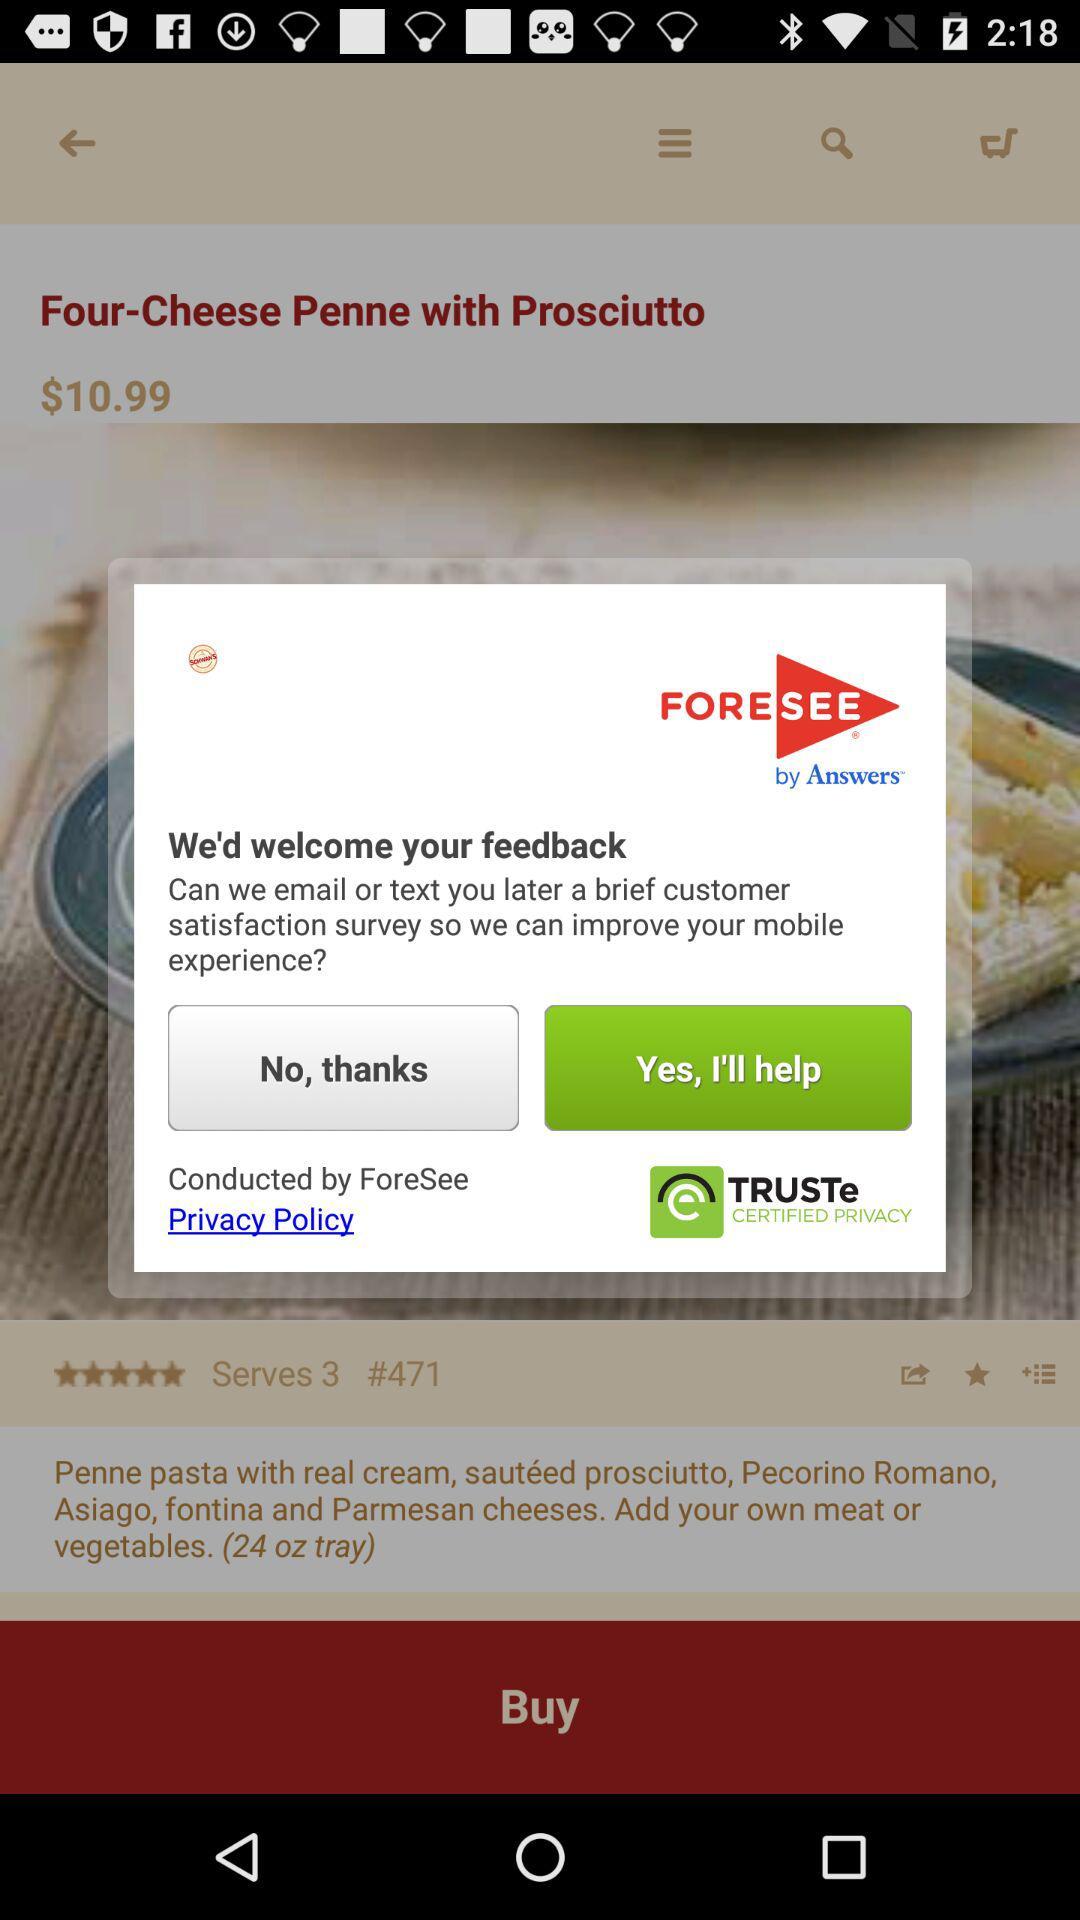 This screenshot has width=1080, height=1920. Describe the element at coordinates (778, 1201) in the screenshot. I see `app to the right of the conducted by foresee` at that location.